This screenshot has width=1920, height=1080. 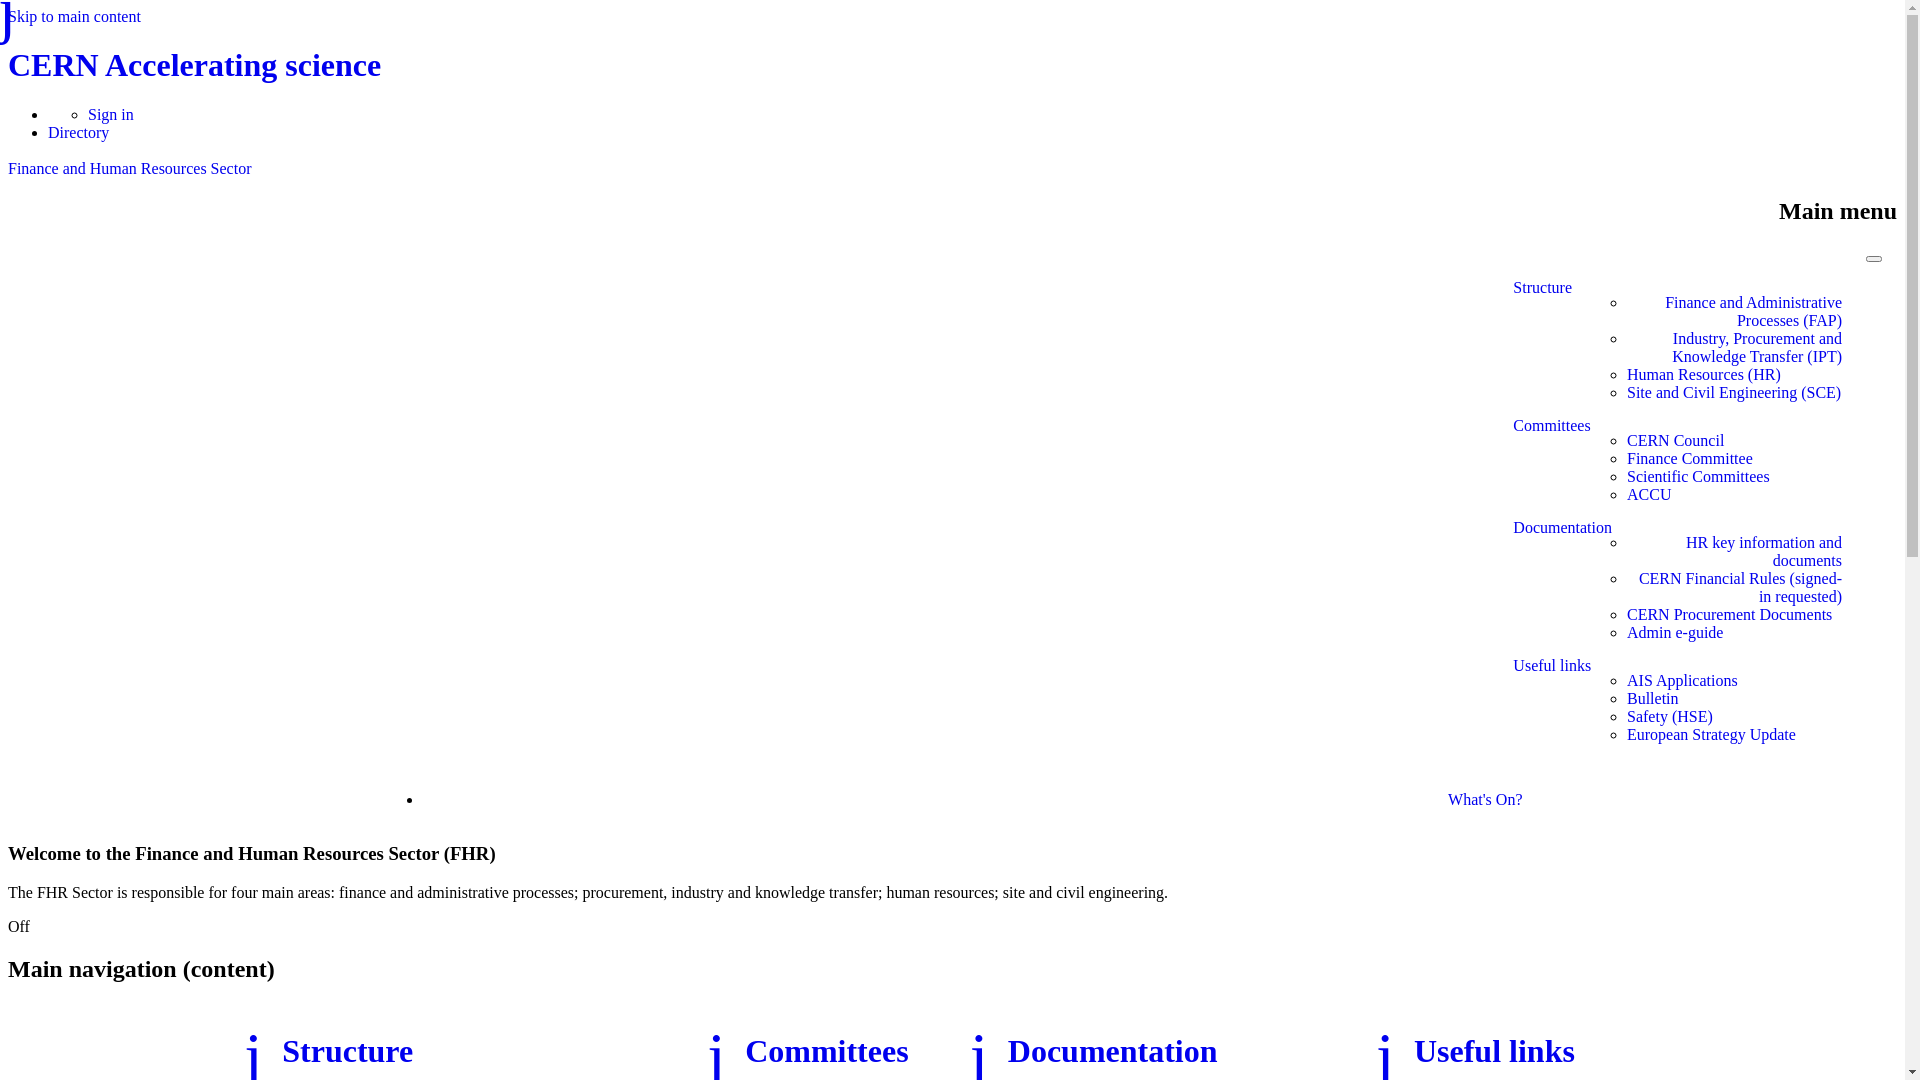 I want to click on 'Committees', so click(x=826, y=1049).